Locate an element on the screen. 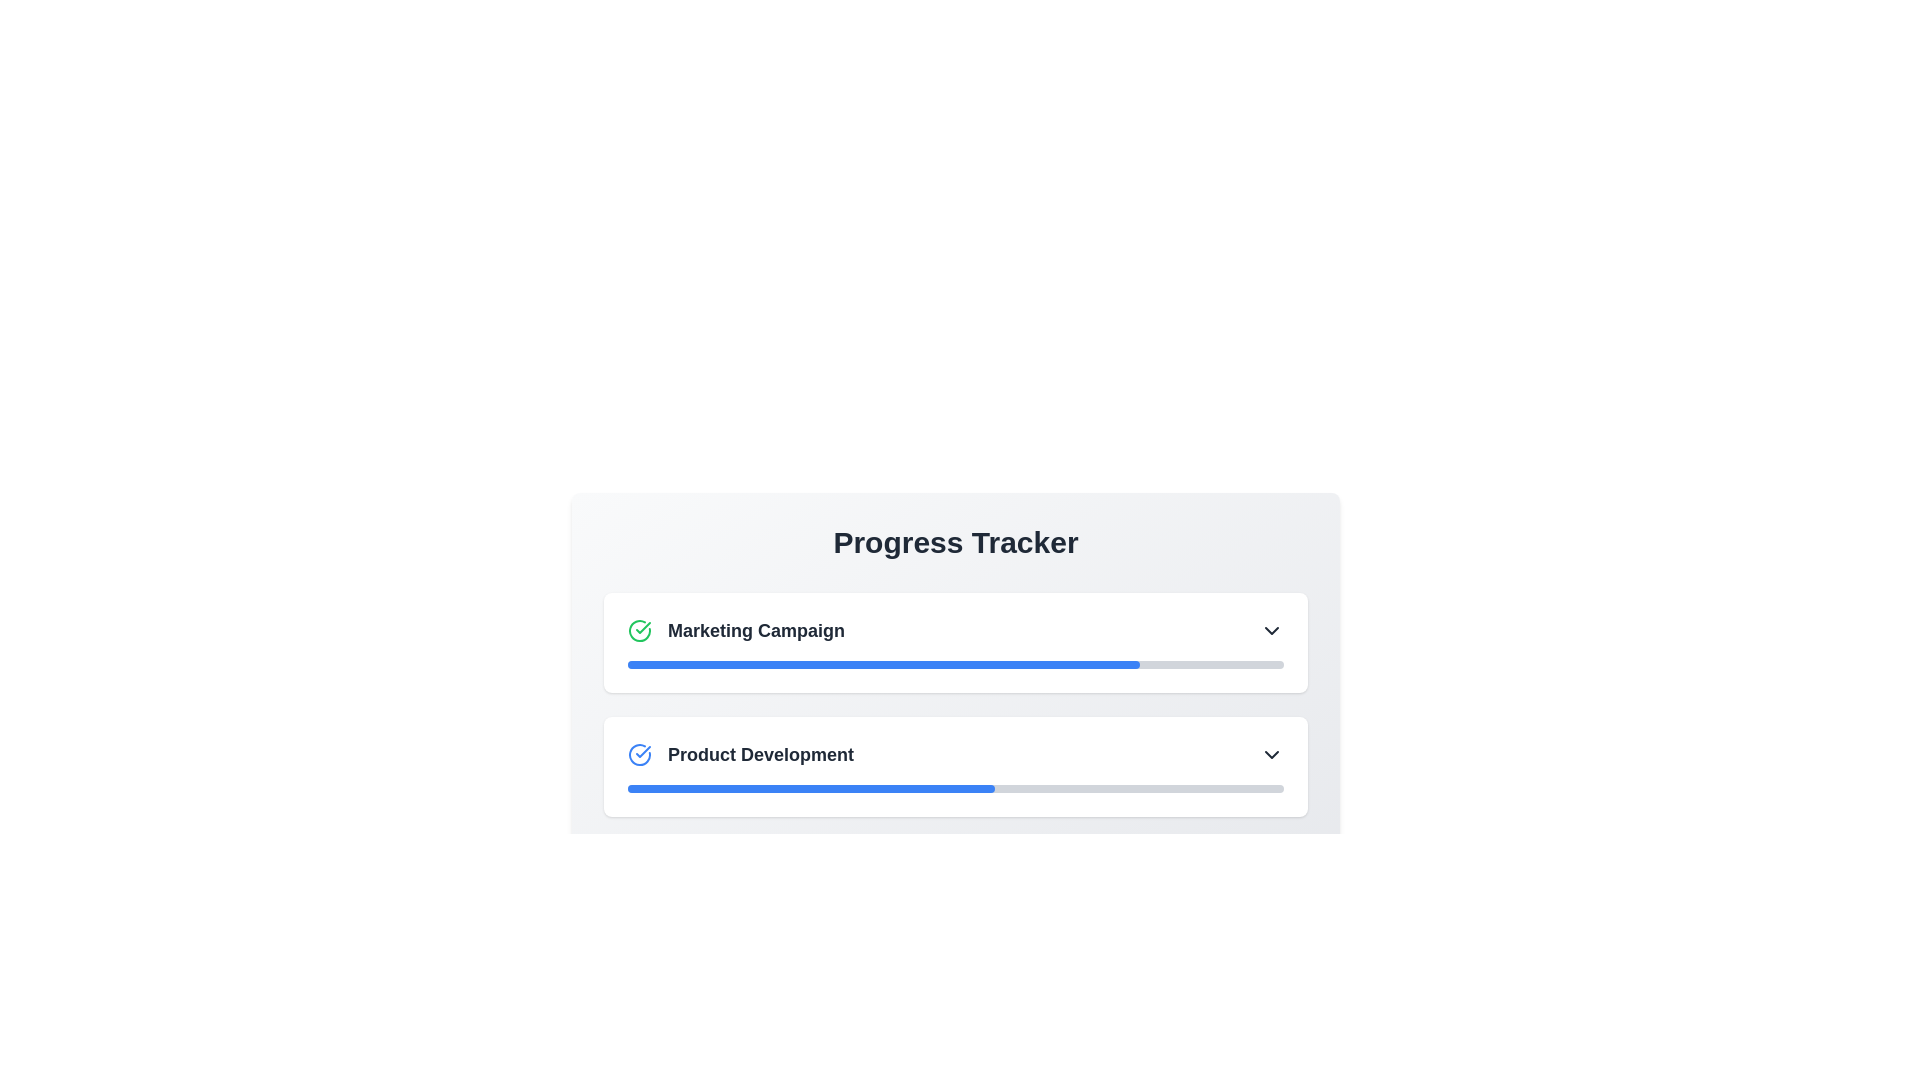 This screenshot has height=1080, width=1920. the progress representation of the horizontal progress bar in the 'Product Development' section under 'Progress Tracker', which shows 56% completion is located at coordinates (954, 788).